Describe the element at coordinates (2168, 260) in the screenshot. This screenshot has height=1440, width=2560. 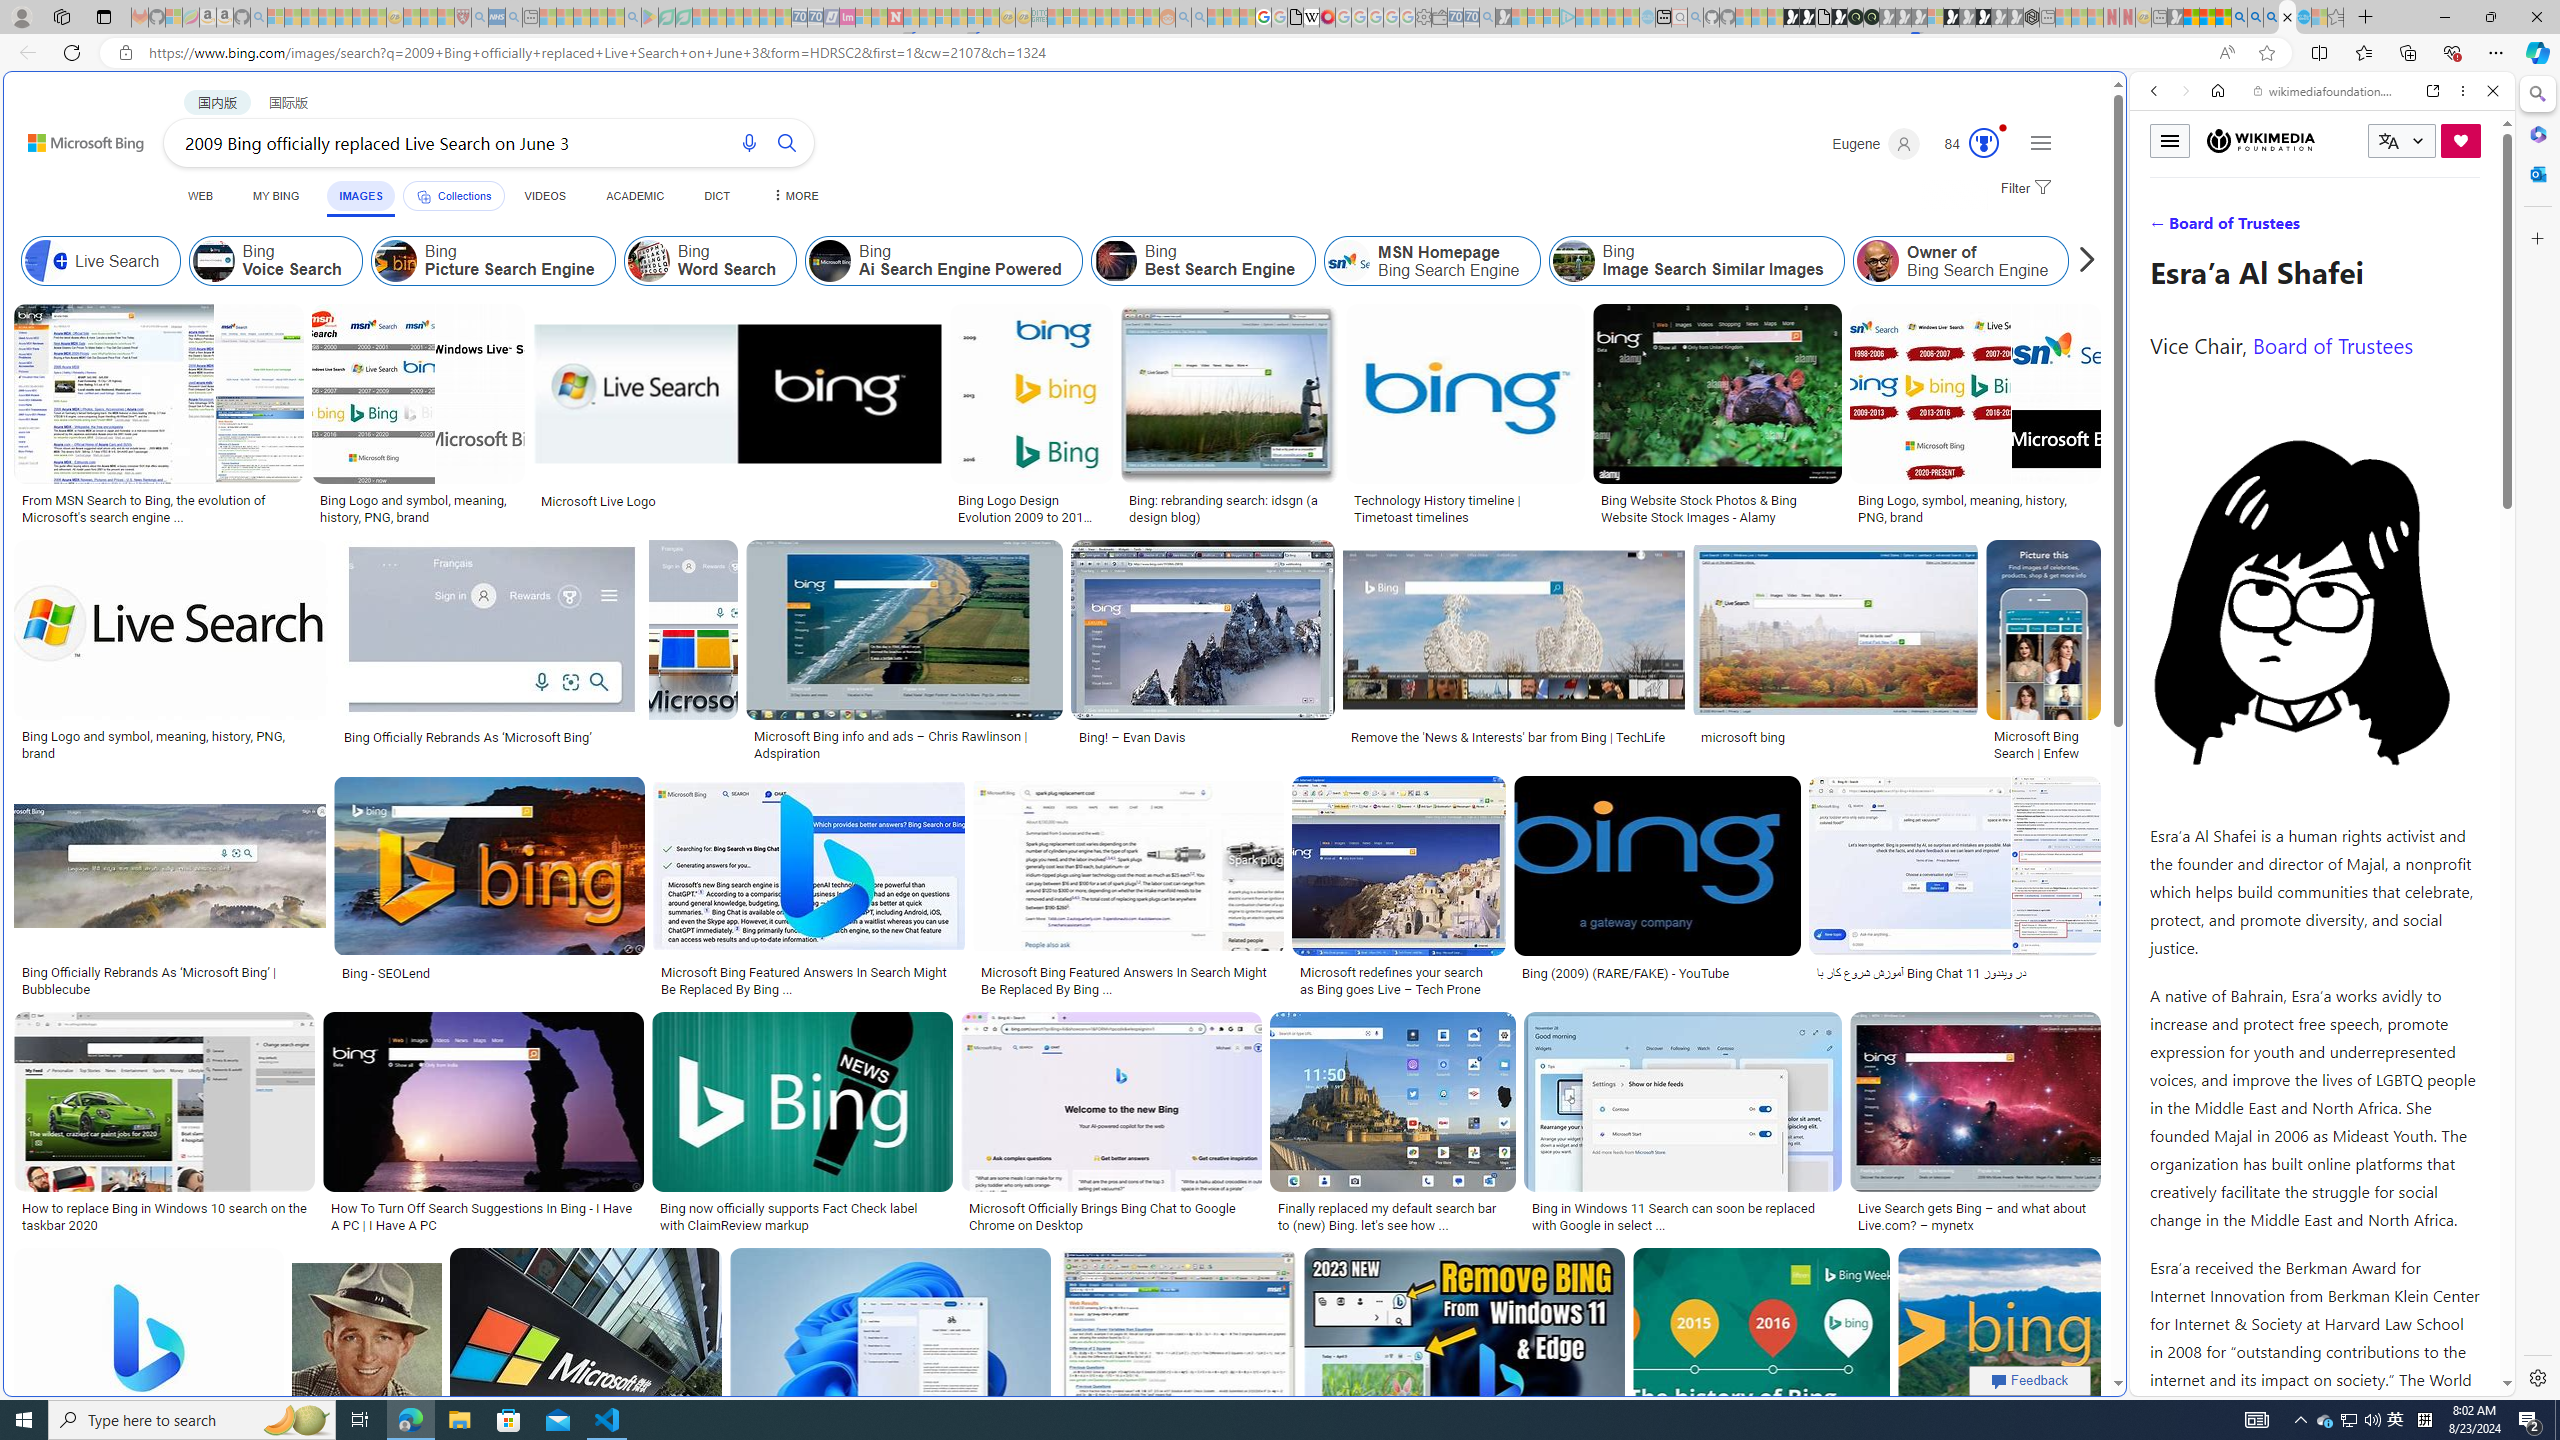
I see `'Class: item col'` at that location.